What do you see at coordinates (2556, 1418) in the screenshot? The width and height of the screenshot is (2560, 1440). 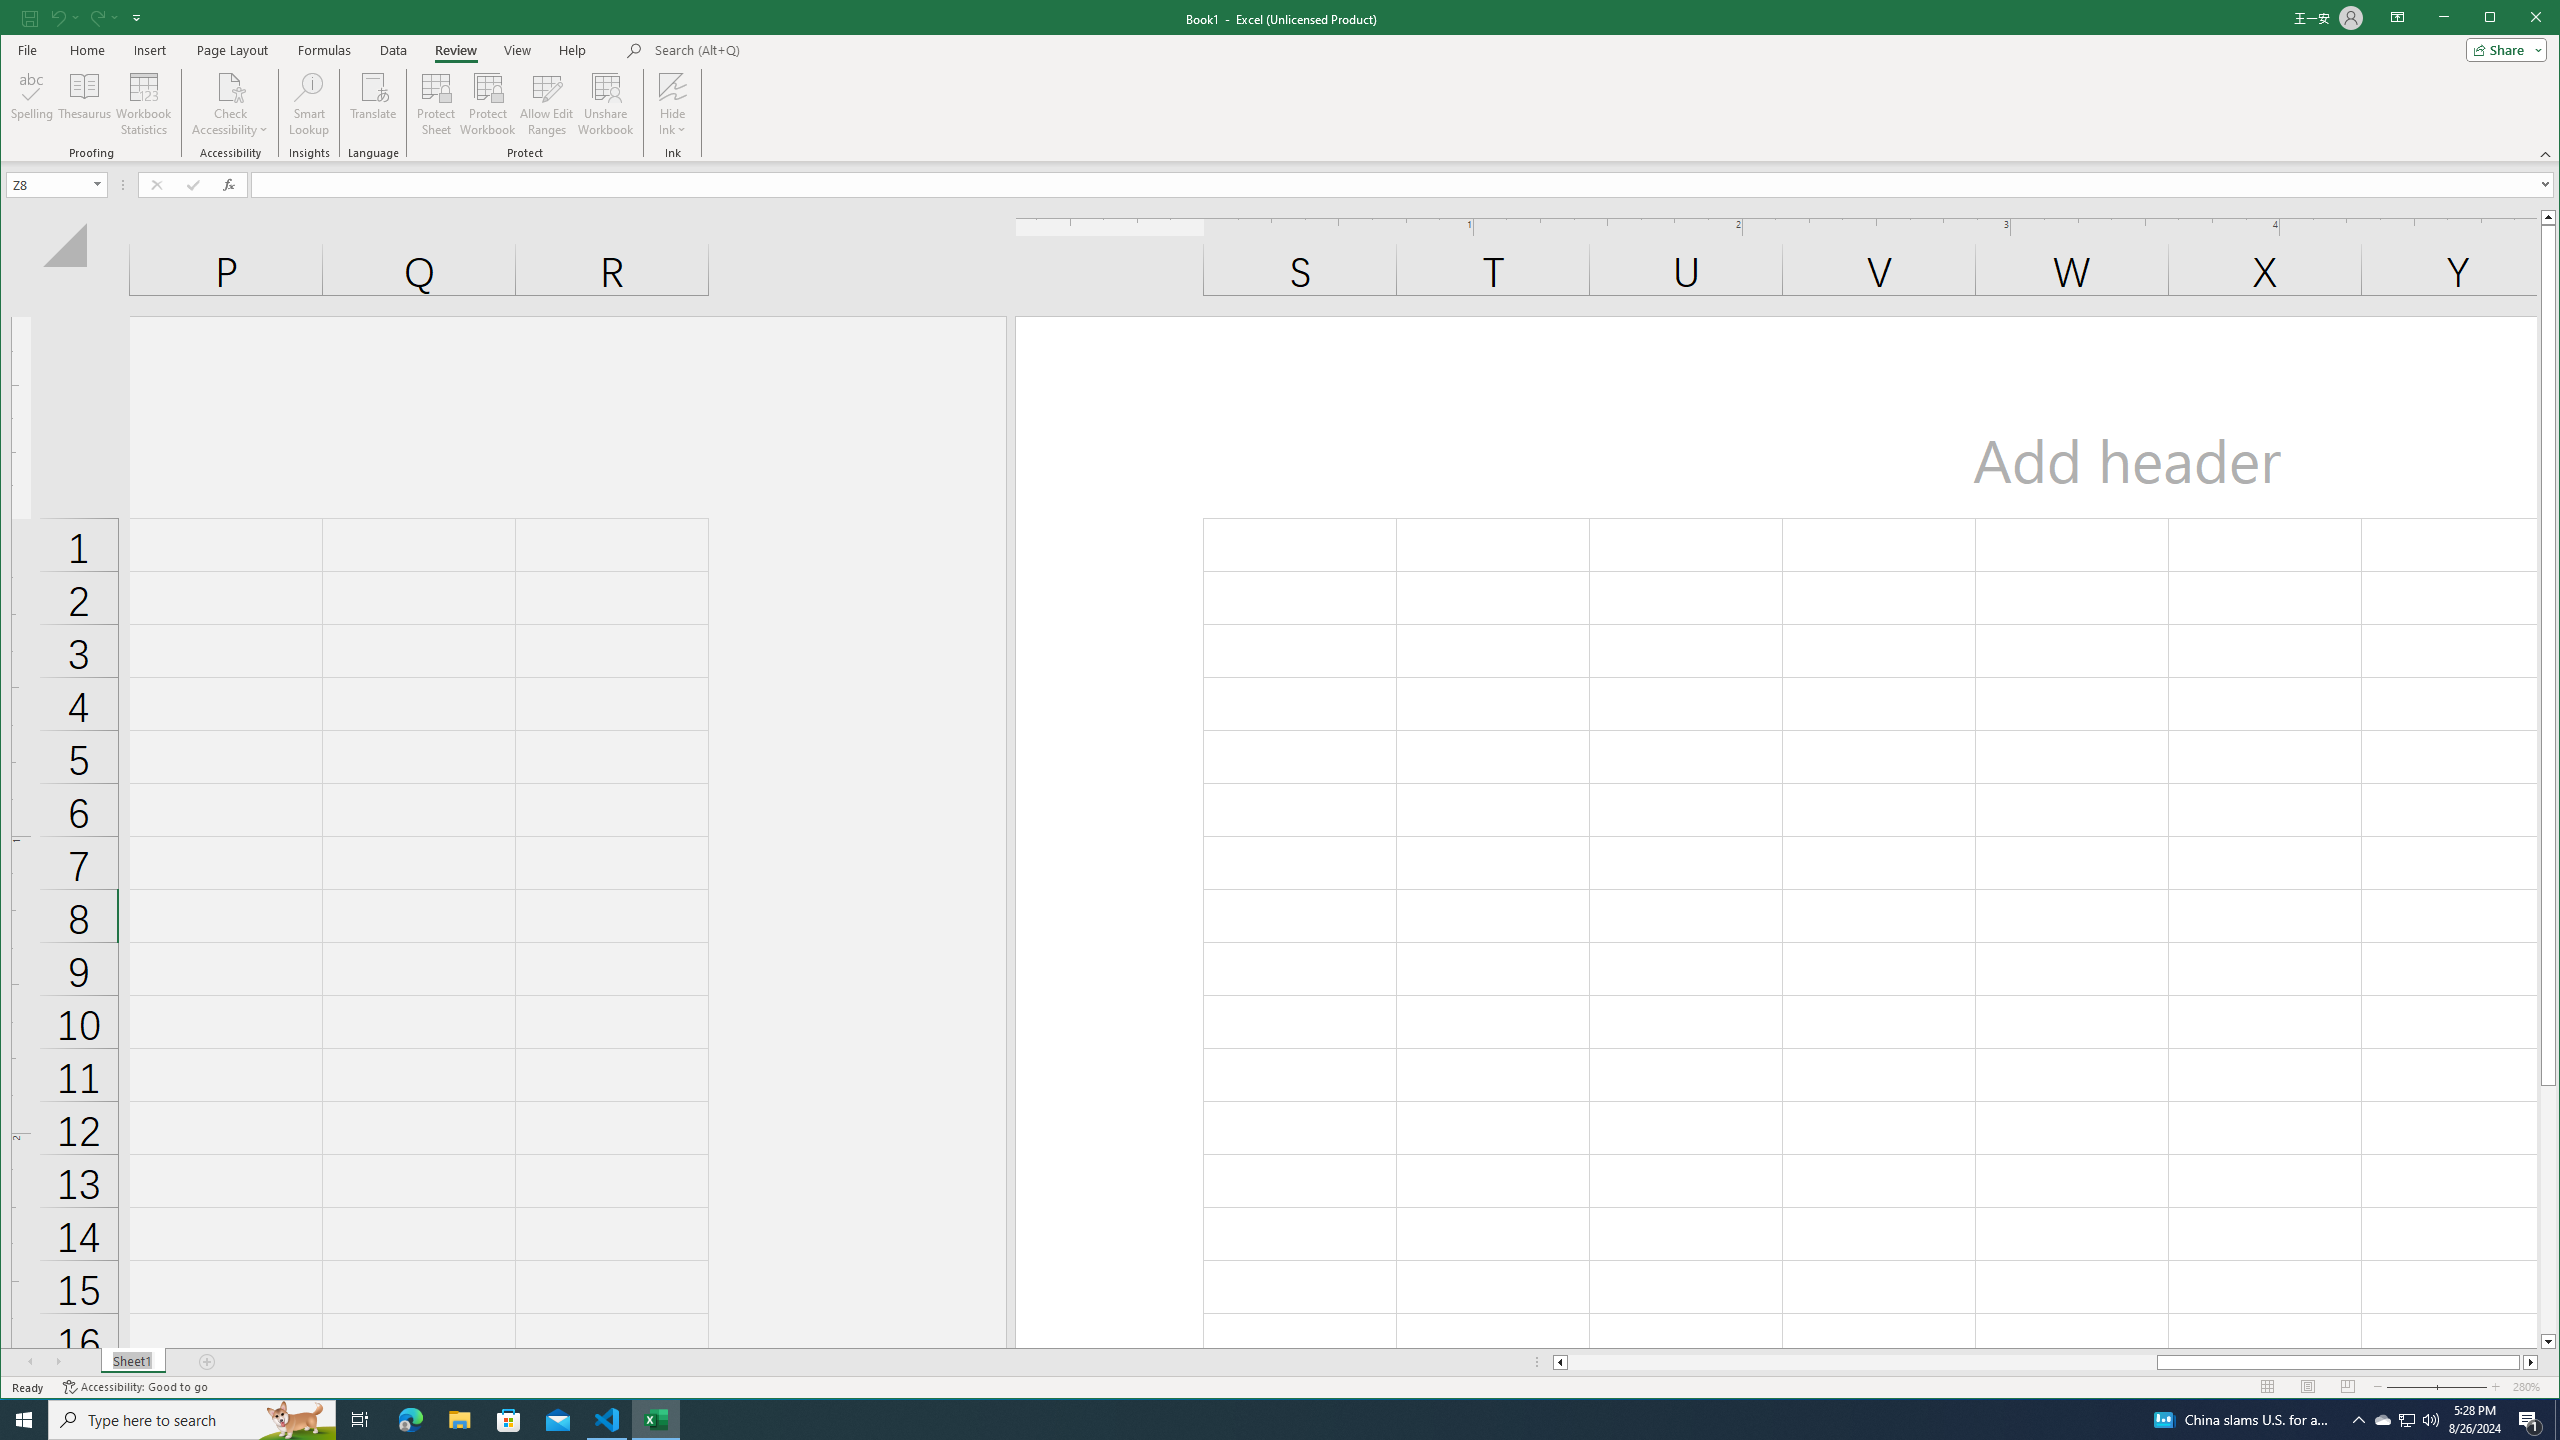 I see `'Show desktop'` at bounding box center [2556, 1418].